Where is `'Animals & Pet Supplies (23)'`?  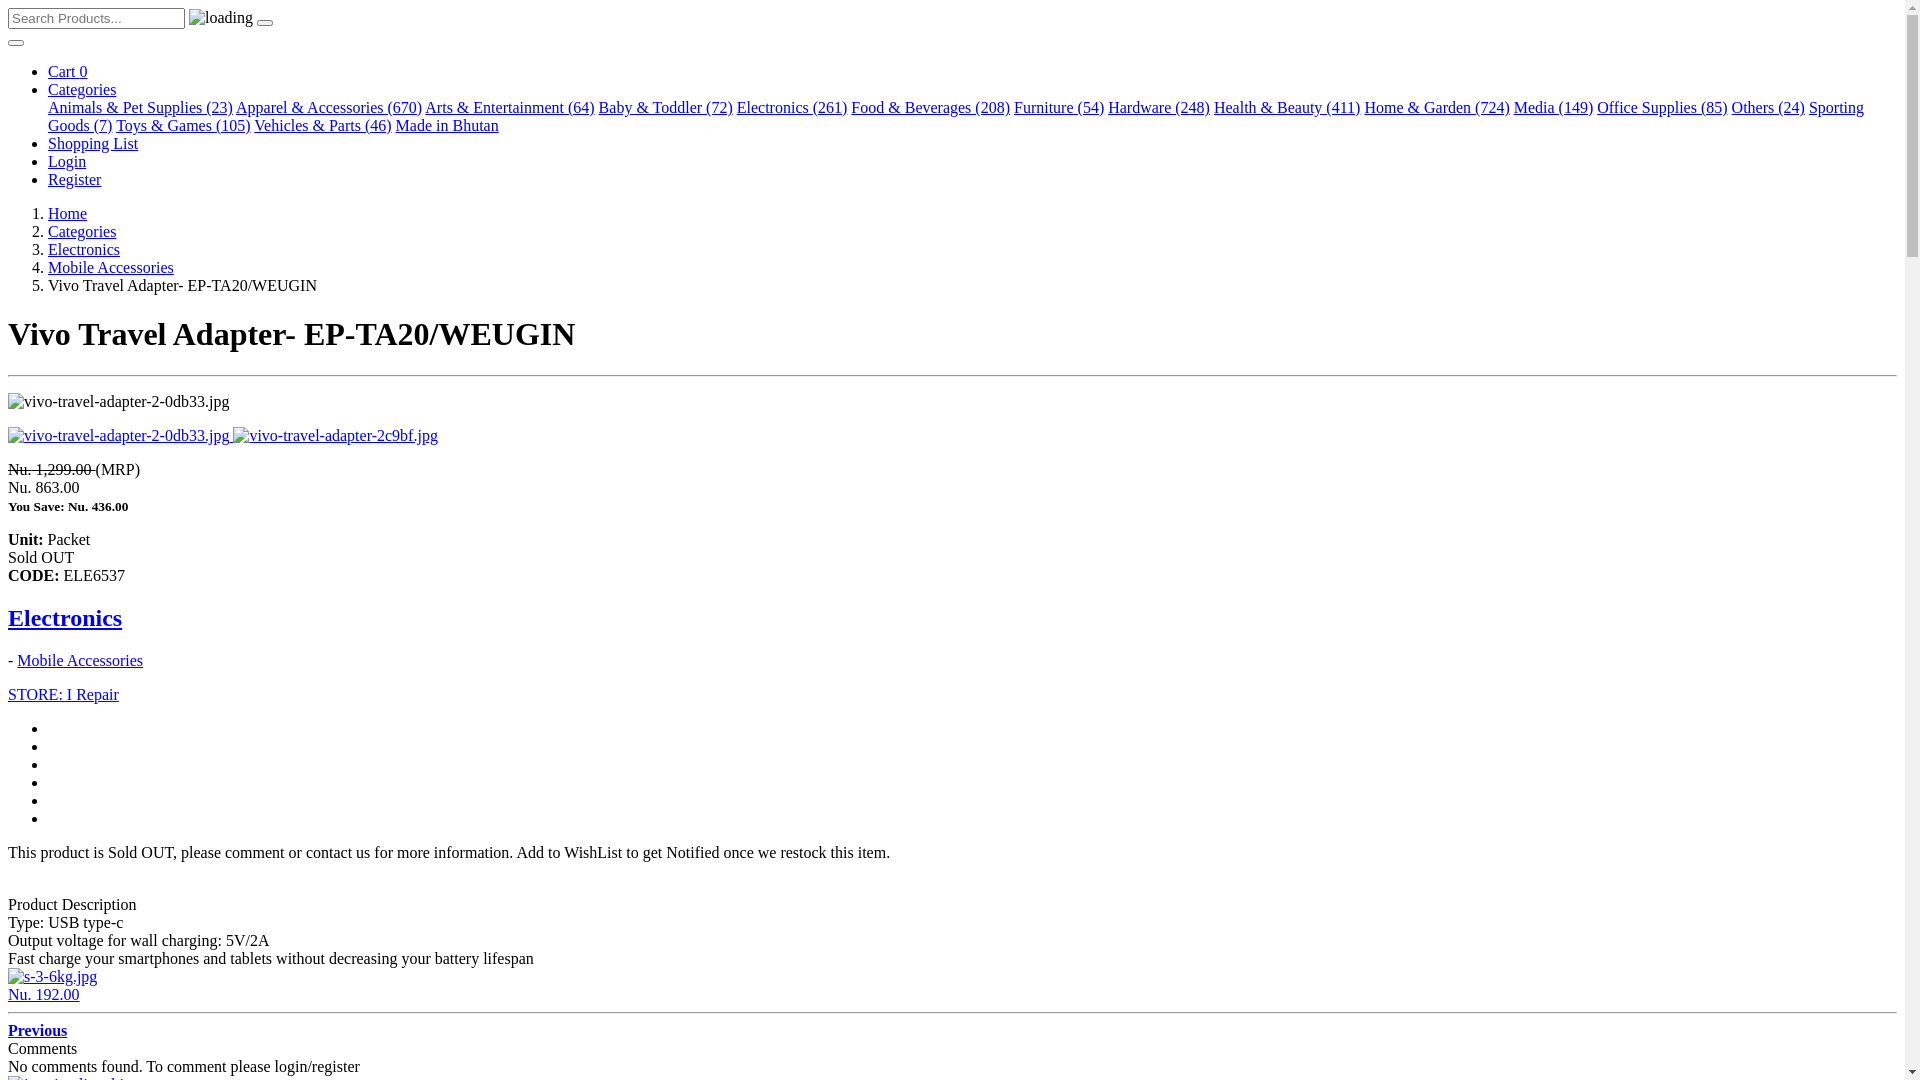 'Animals & Pet Supplies (23)' is located at coordinates (139, 107).